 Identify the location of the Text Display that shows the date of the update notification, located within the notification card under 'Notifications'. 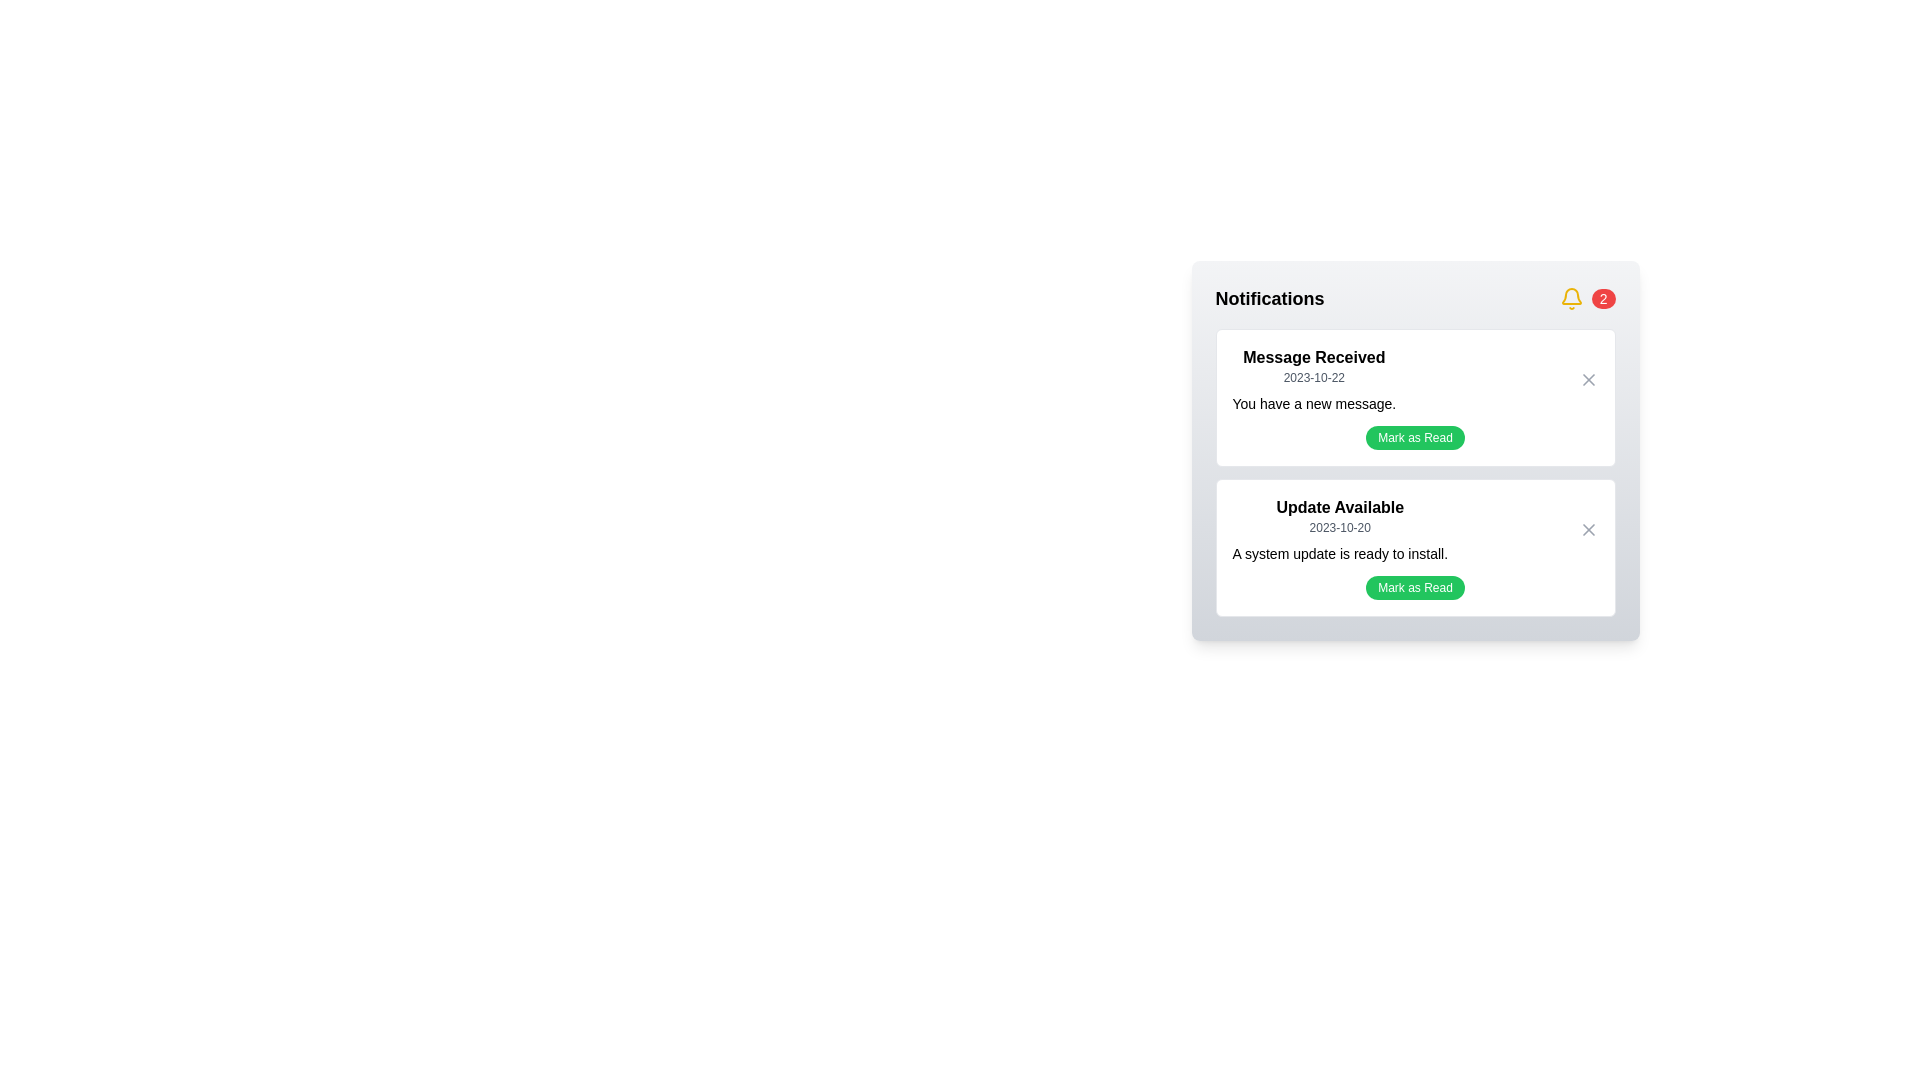
(1340, 527).